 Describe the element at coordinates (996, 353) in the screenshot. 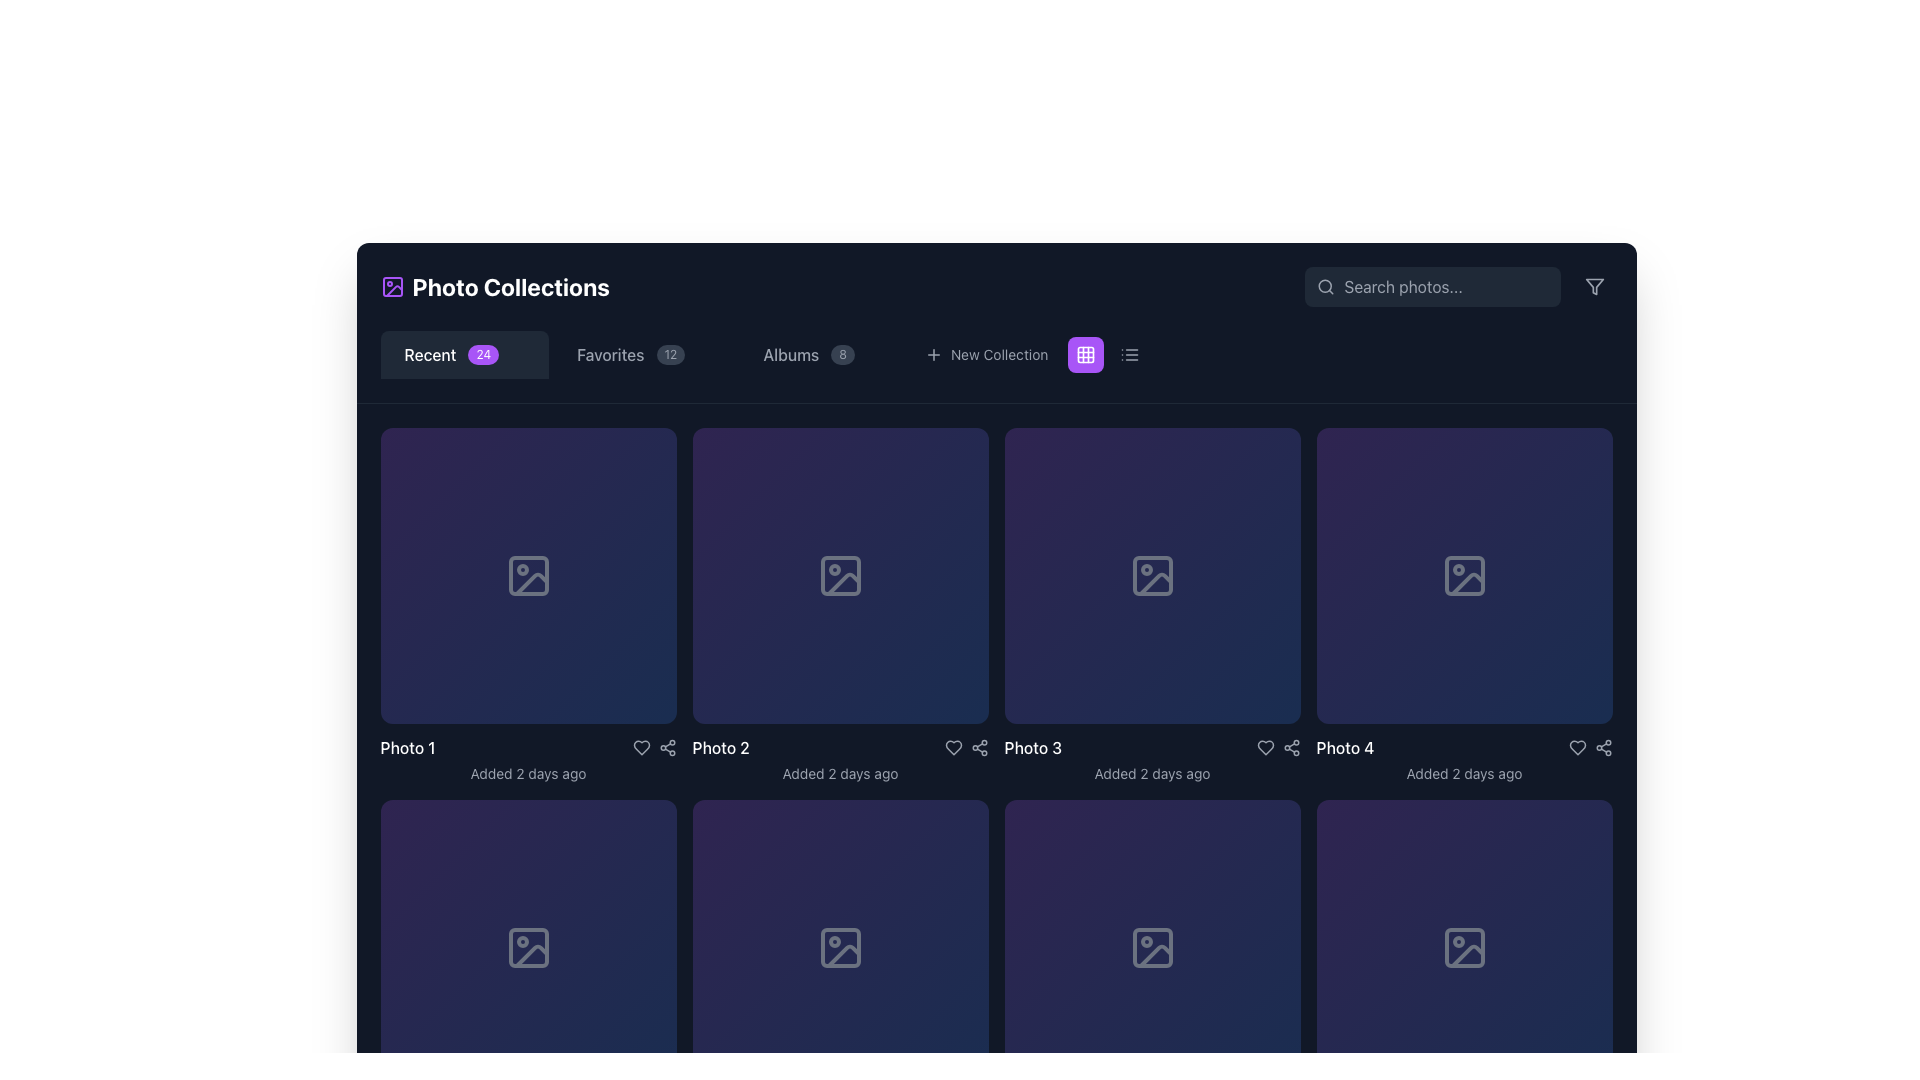

I see `the button used to create a new collection, located in the horizontal menu bar under 'Photo Collections'` at that location.